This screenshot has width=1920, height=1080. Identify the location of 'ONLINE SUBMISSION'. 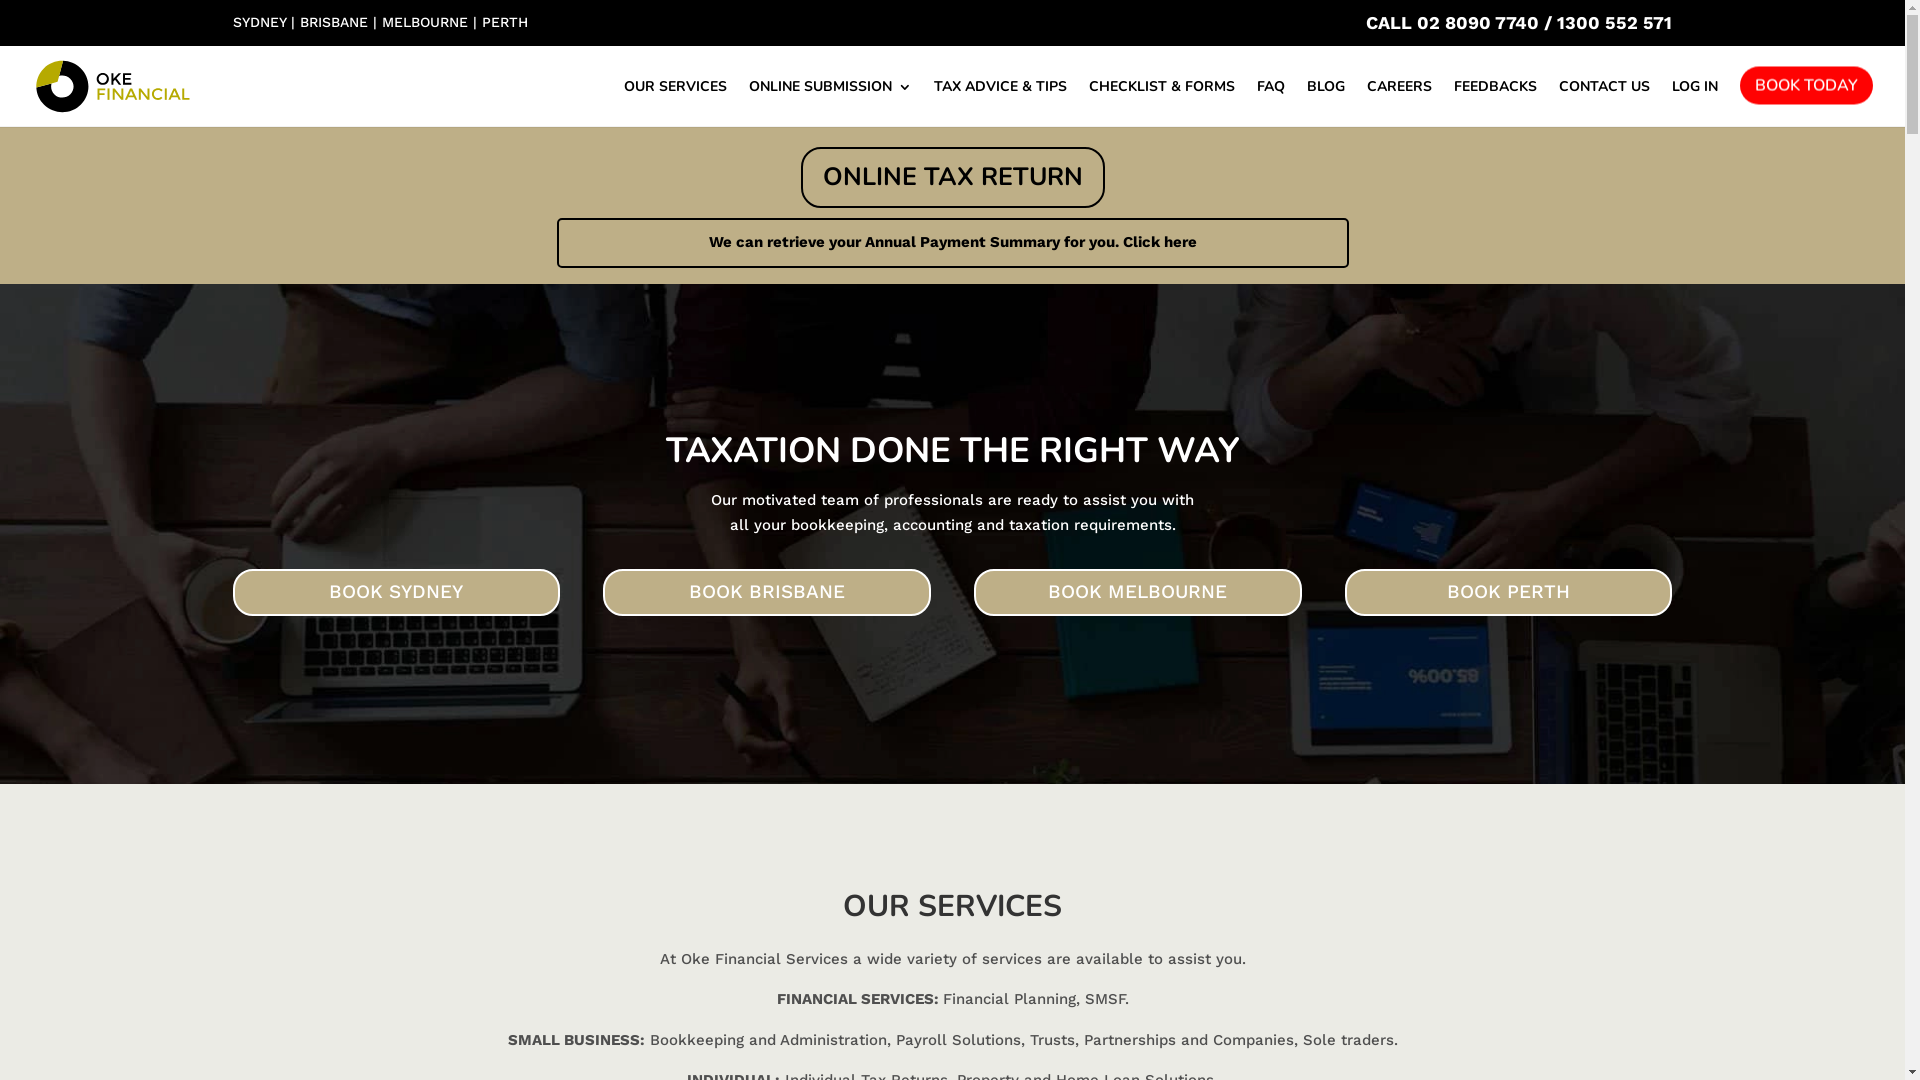
(830, 103).